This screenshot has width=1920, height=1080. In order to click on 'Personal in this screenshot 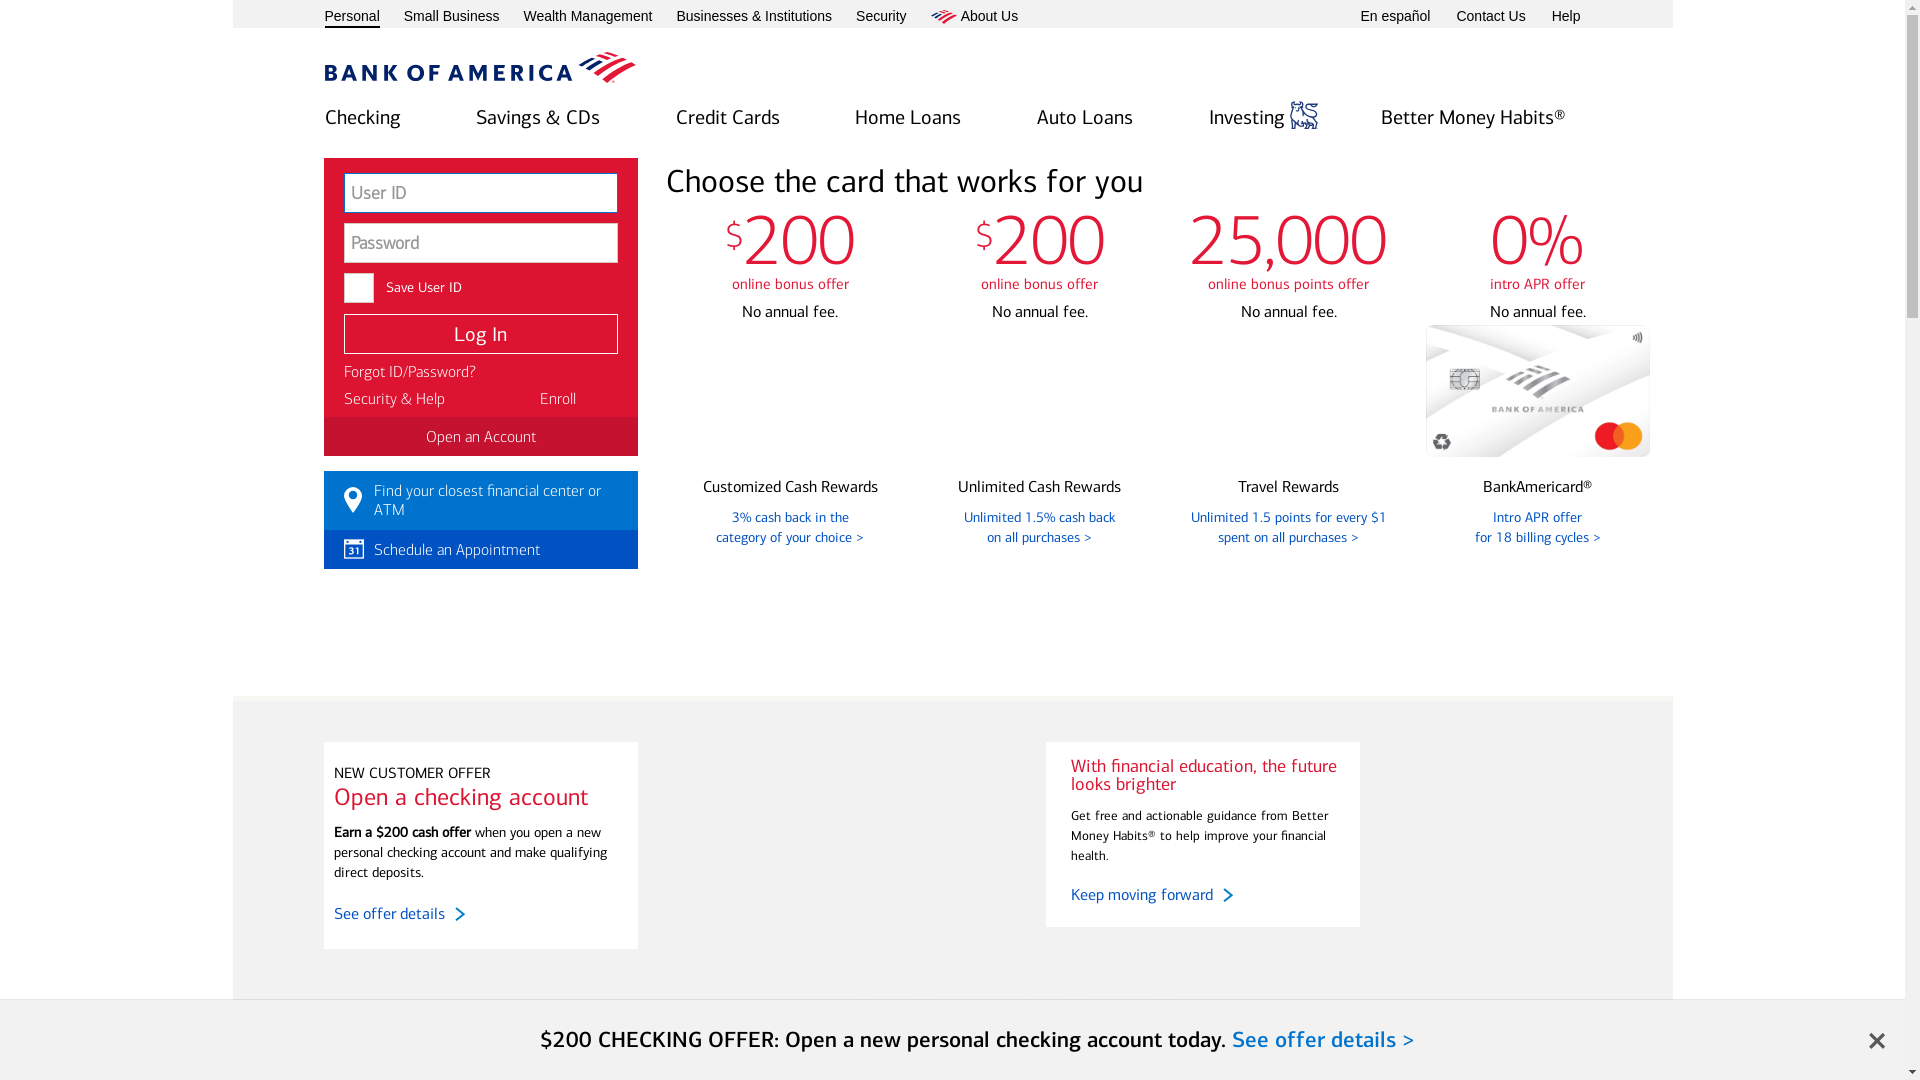, I will do `click(351, 18)`.